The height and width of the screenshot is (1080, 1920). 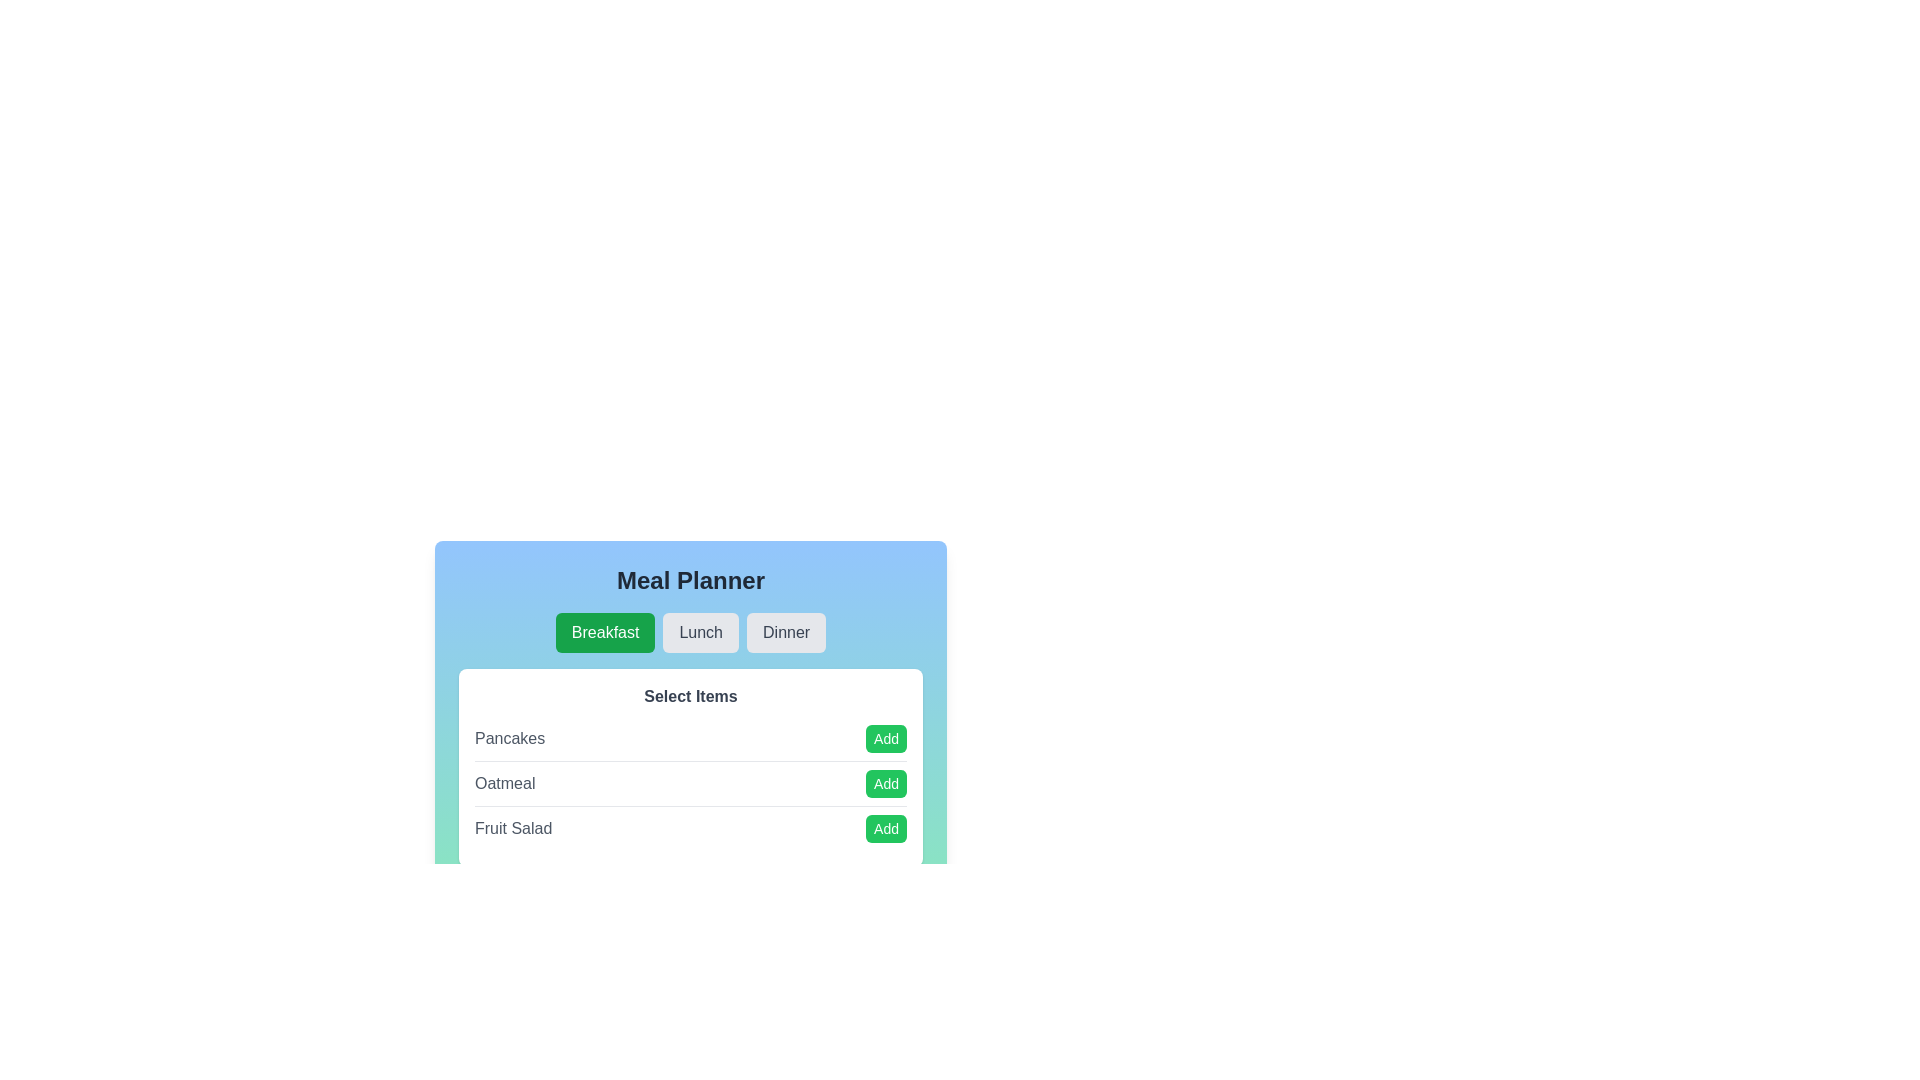 What do you see at coordinates (604, 632) in the screenshot?
I see `the 'Breakfast' button` at bounding box center [604, 632].